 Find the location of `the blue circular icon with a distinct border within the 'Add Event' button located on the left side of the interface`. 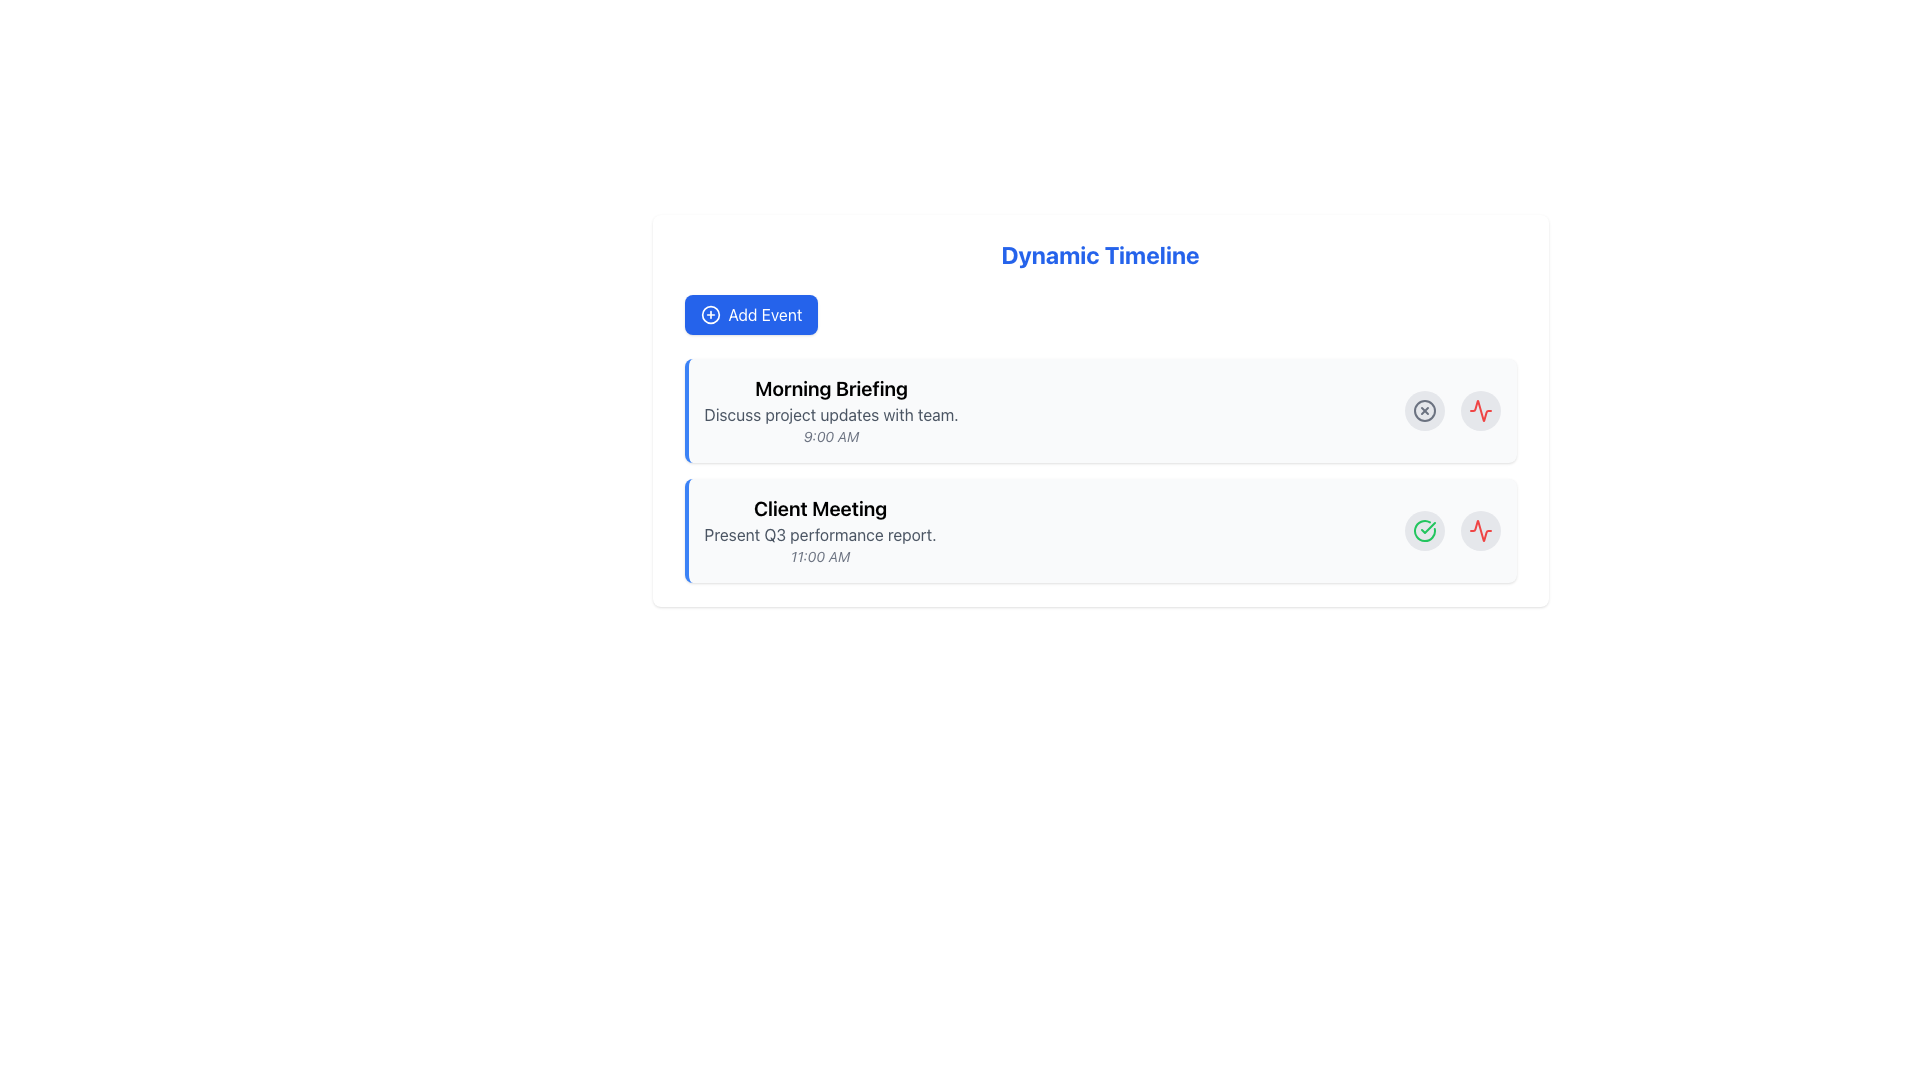

the blue circular icon with a distinct border within the 'Add Event' button located on the left side of the interface is located at coordinates (710, 315).